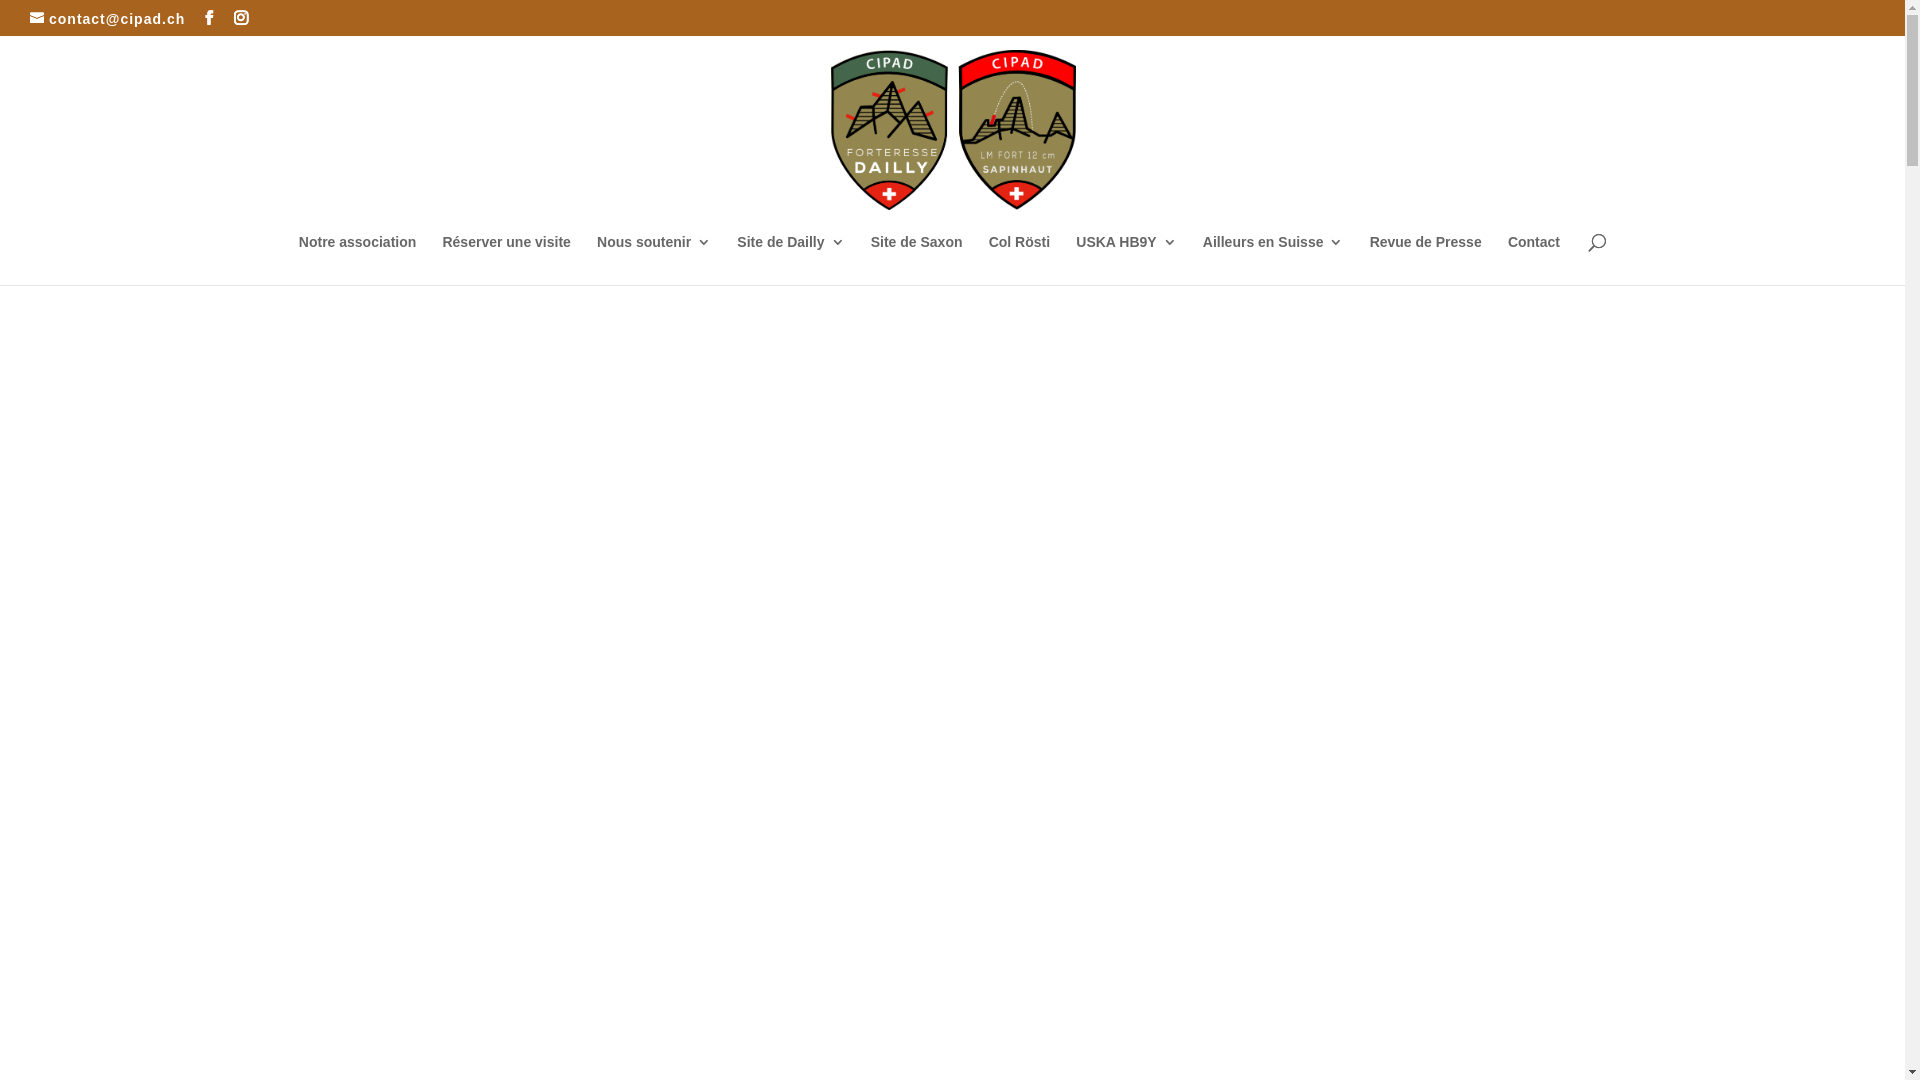 Image resolution: width=1920 pixels, height=1080 pixels. What do you see at coordinates (1533, 258) in the screenshot?
I see `'Contact'` at bounding box center [1533, 258].